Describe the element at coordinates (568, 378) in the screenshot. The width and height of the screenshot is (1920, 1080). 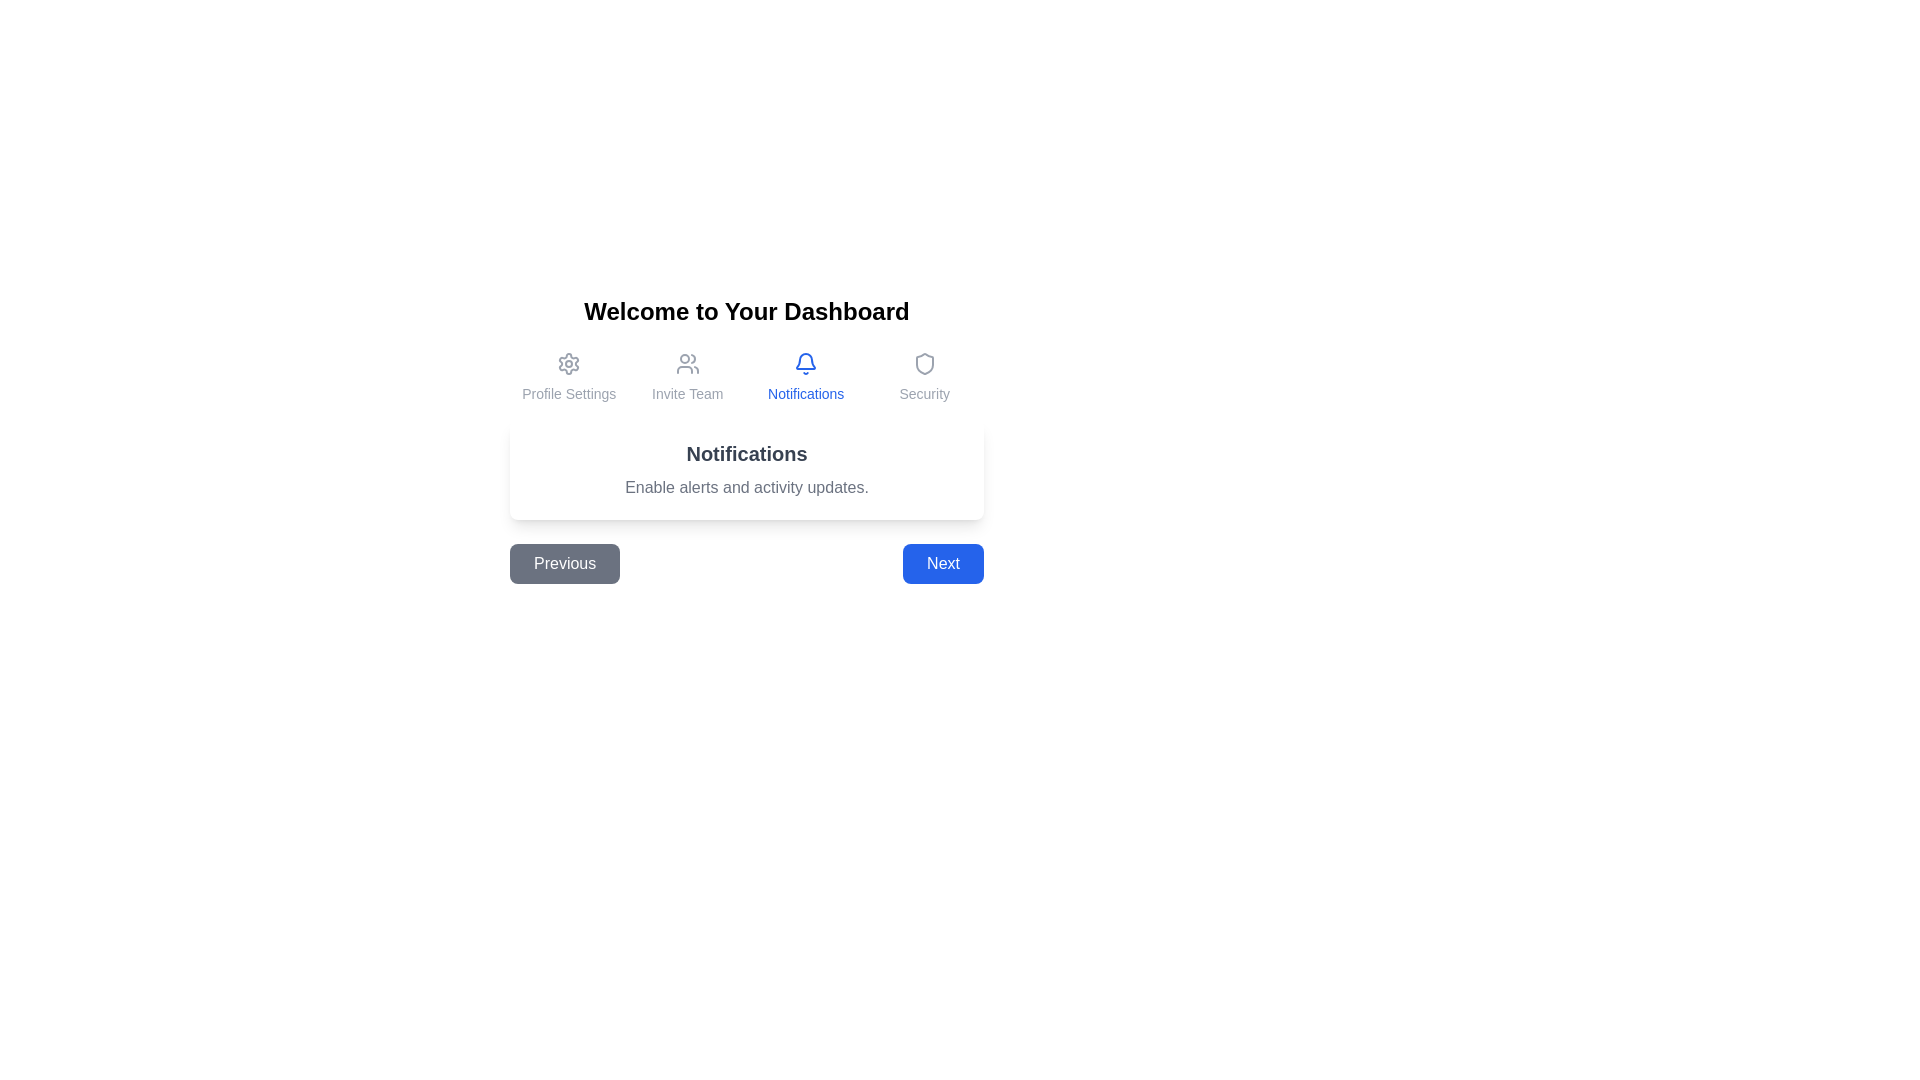
I see `the 'Profile Settings' section, which features an icon resembling settings or configuration, located at the top left of the navigation interface` at that location.